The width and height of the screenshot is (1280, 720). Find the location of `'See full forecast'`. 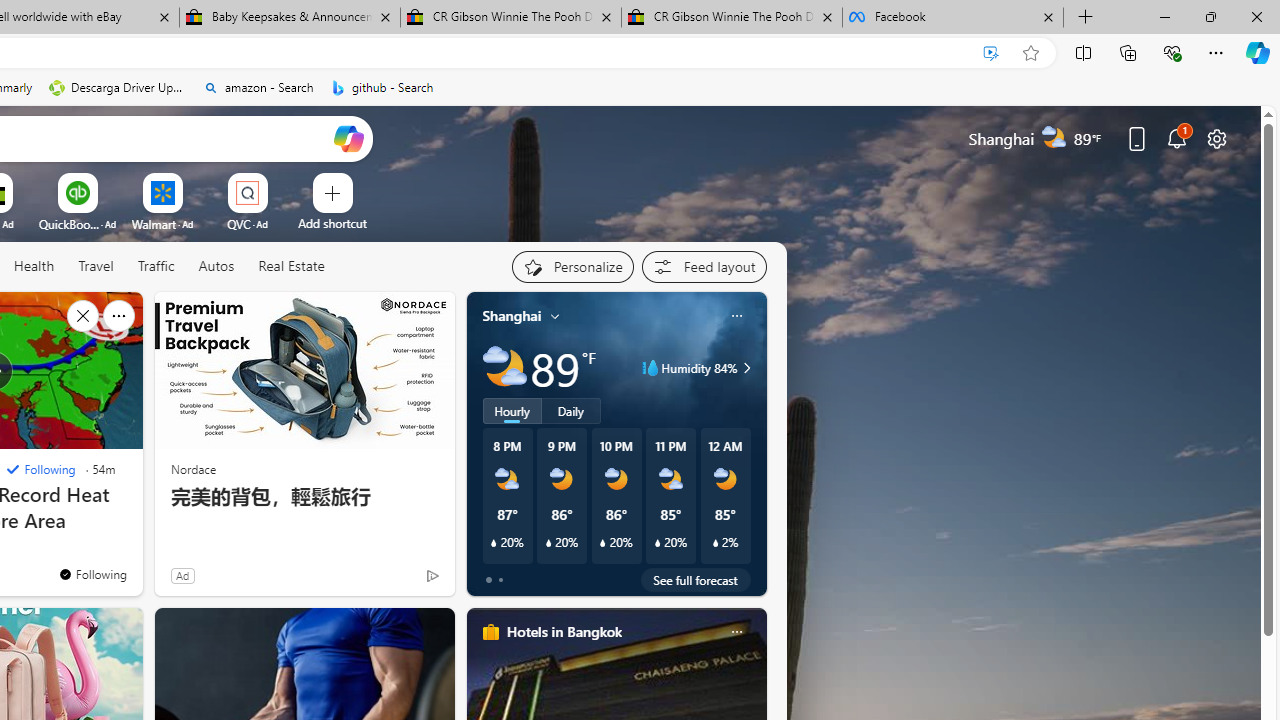

'See full forecast' is located at coordinates (695, 579).